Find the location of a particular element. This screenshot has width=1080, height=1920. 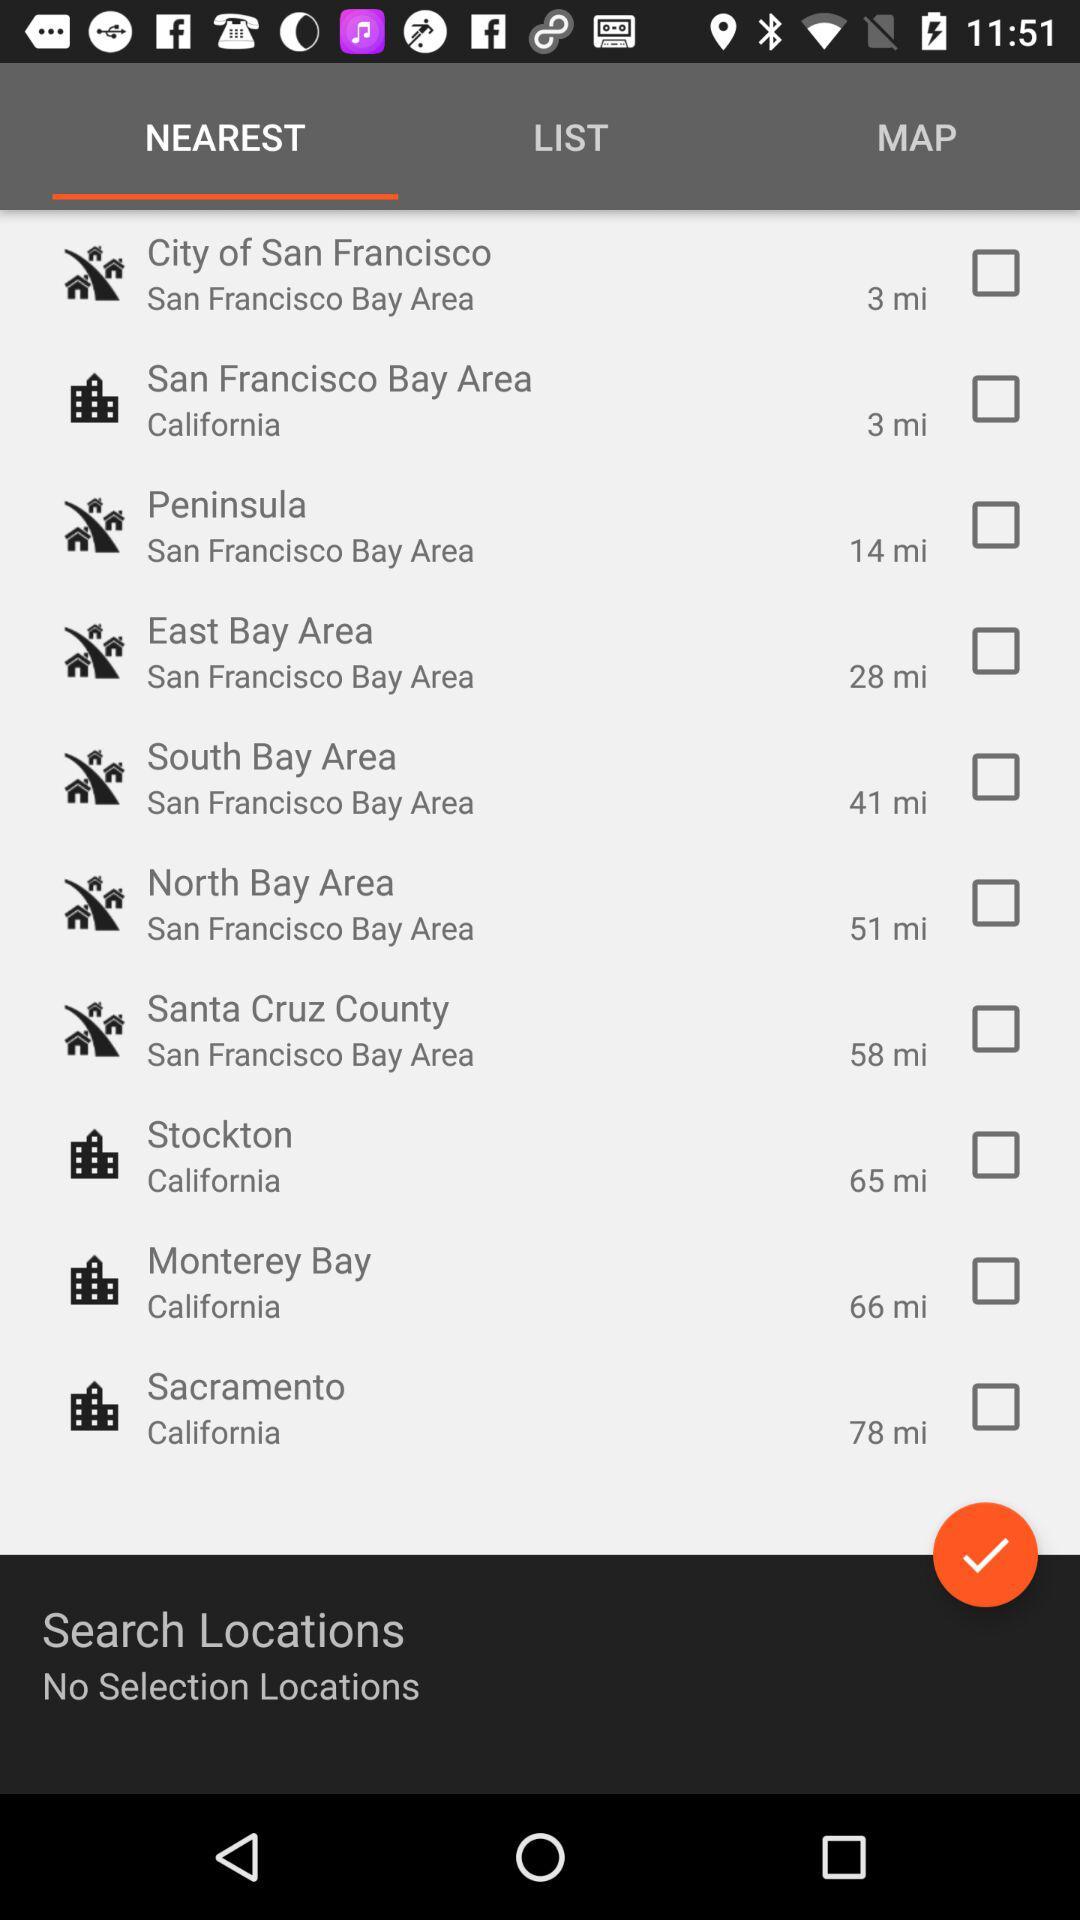

nearest location is located at coordinates (995, 272).